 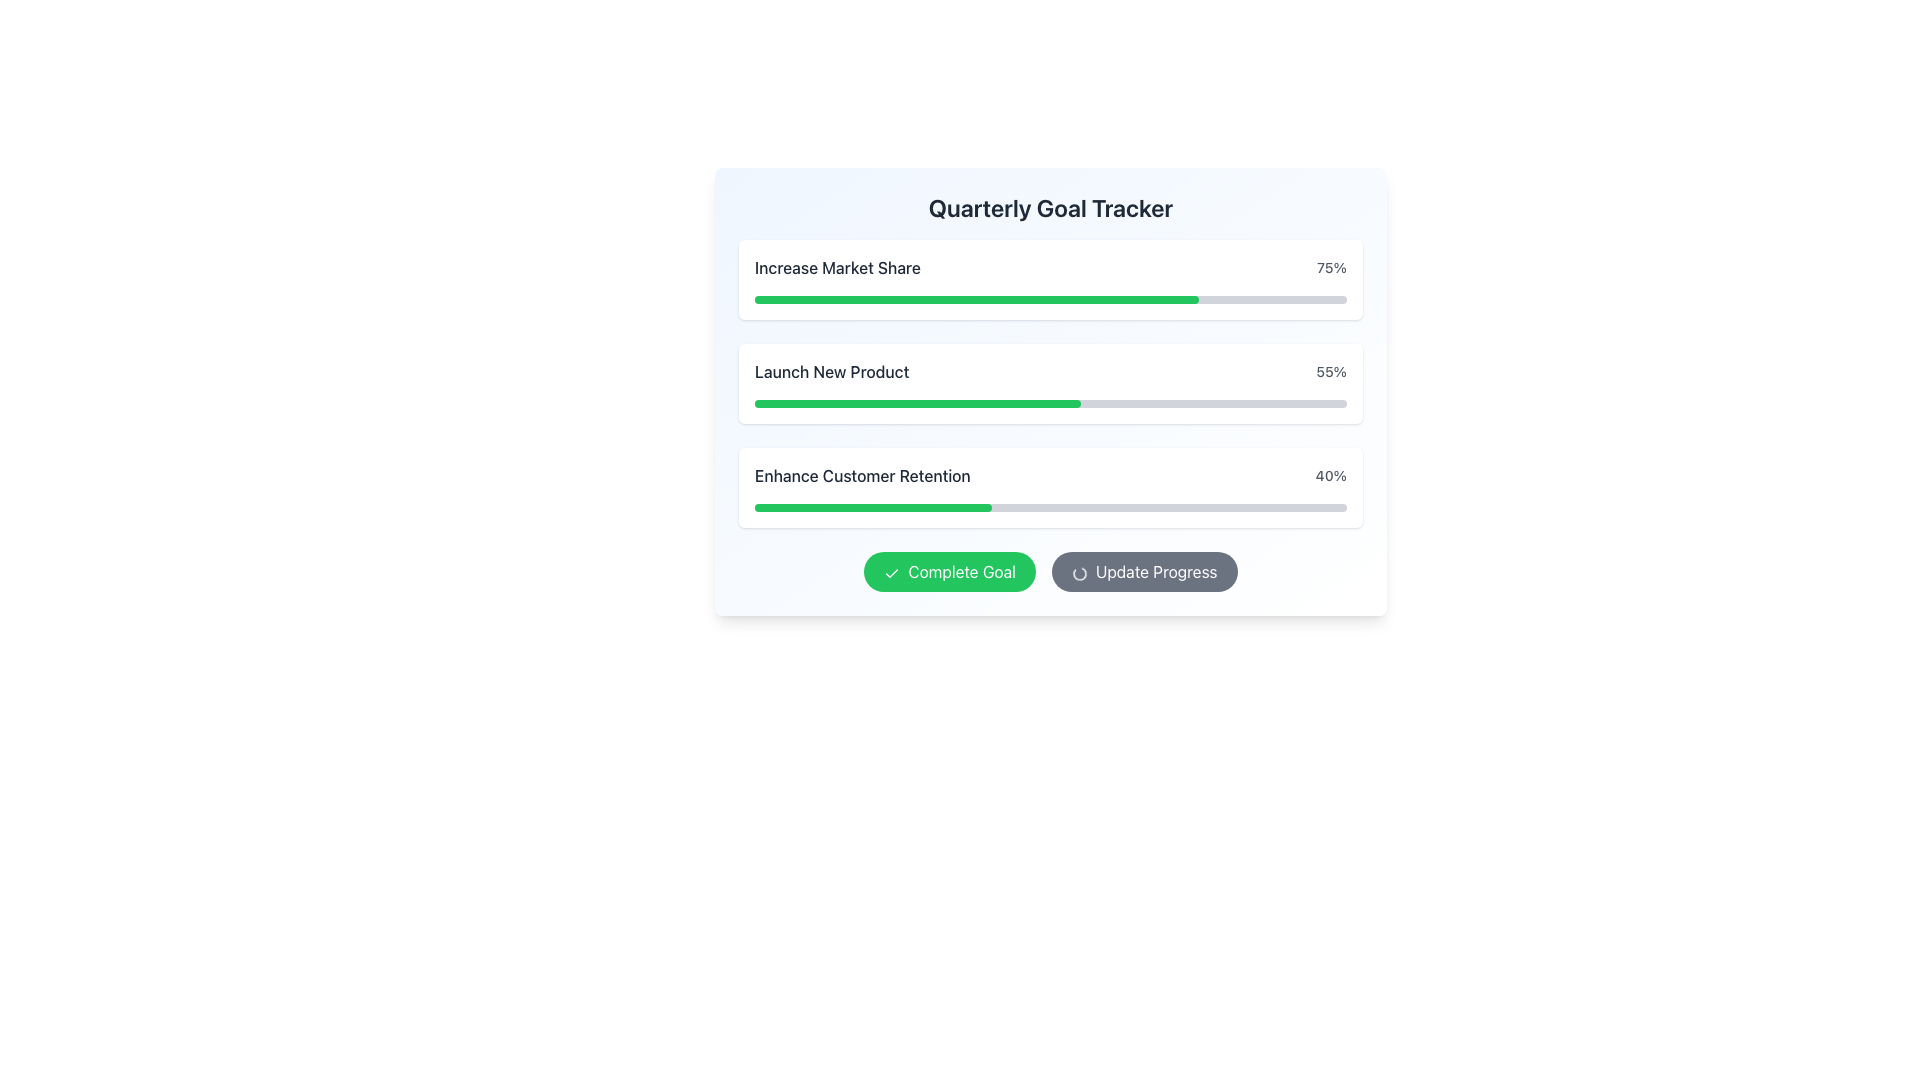 What do you see at coordinates (1050, 488) in the screenshot?
I see `the Progress tracker card representing the goal 'Enhance Customer Retention', which is the third entry in a vertical stack of goals, located between 'Launch New Product - 55%' and the action buttons` at bounding box center [1050, 488].